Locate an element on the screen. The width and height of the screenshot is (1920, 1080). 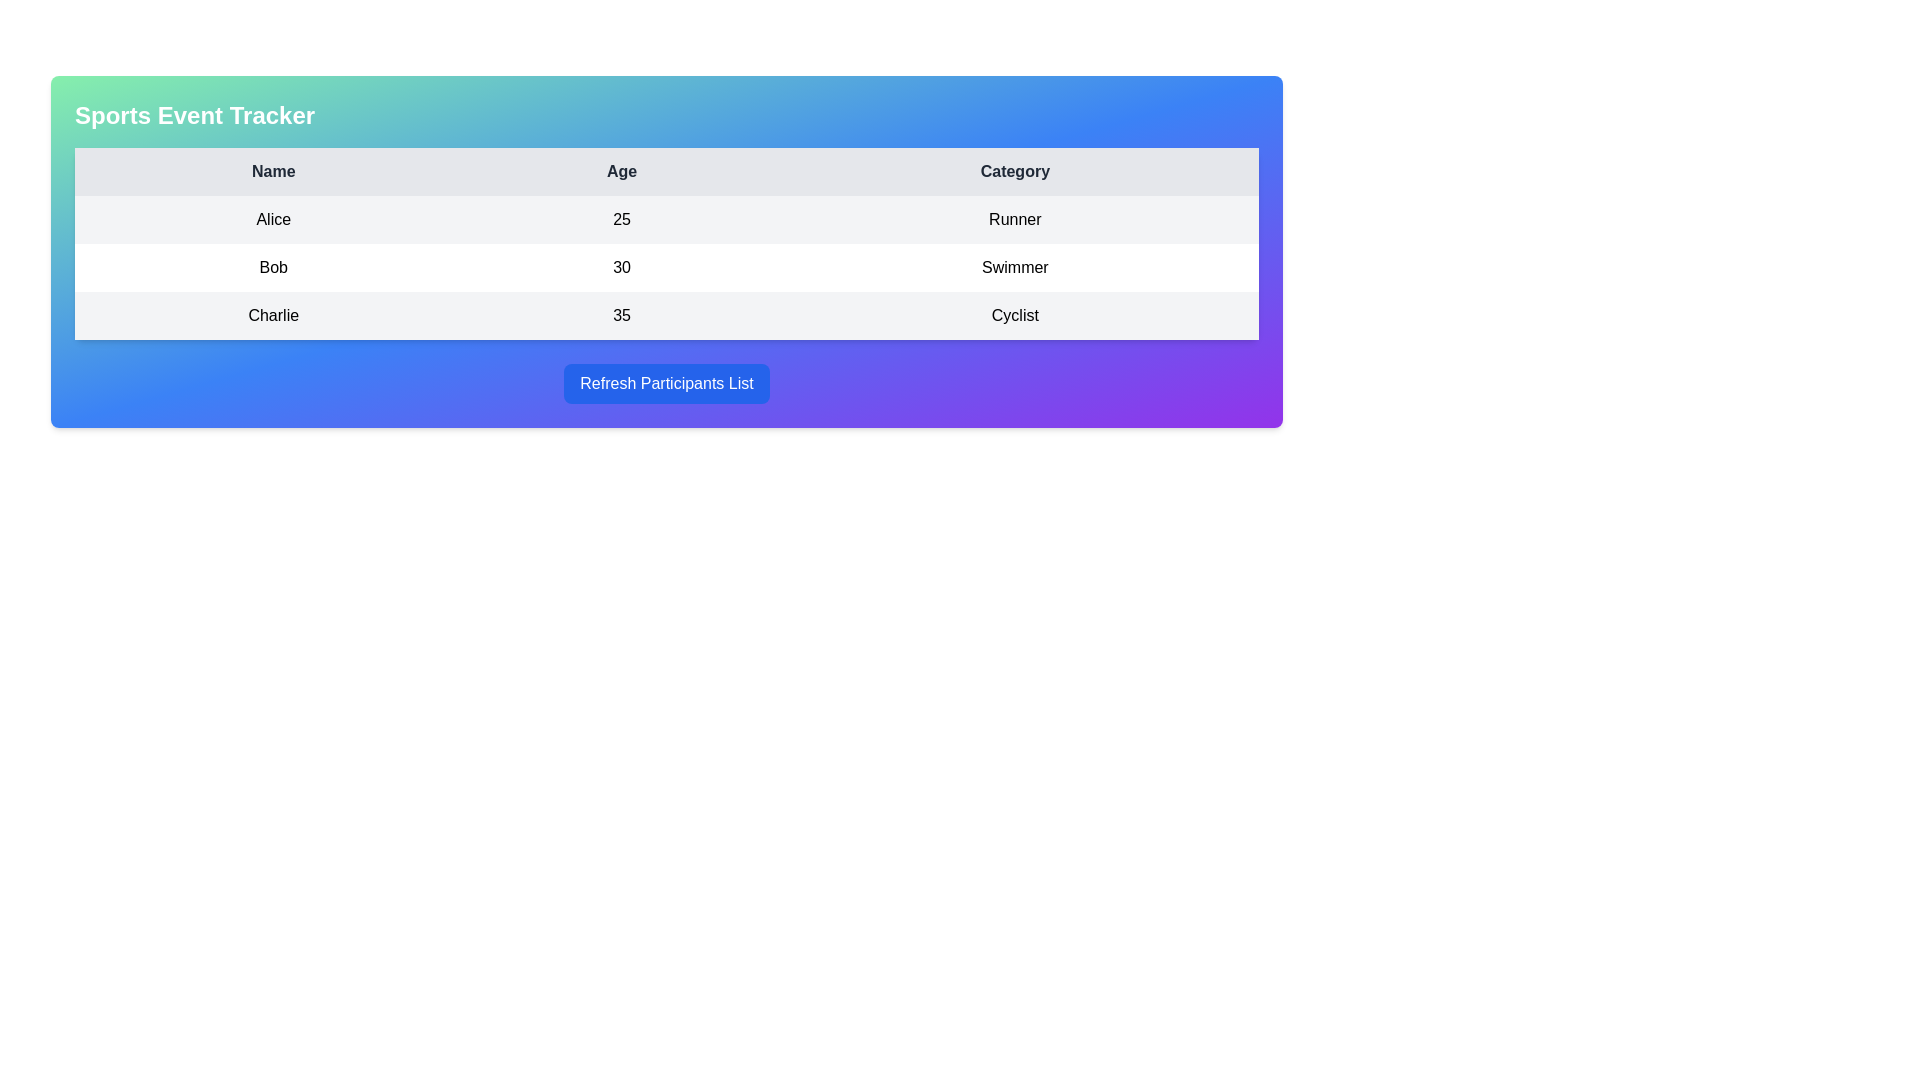
the static text element displaying 'Cyclist' located in the 'Category' column of the last row of the table, aligned under the participant 'Charlie' is located at coordinates (1015, 315).